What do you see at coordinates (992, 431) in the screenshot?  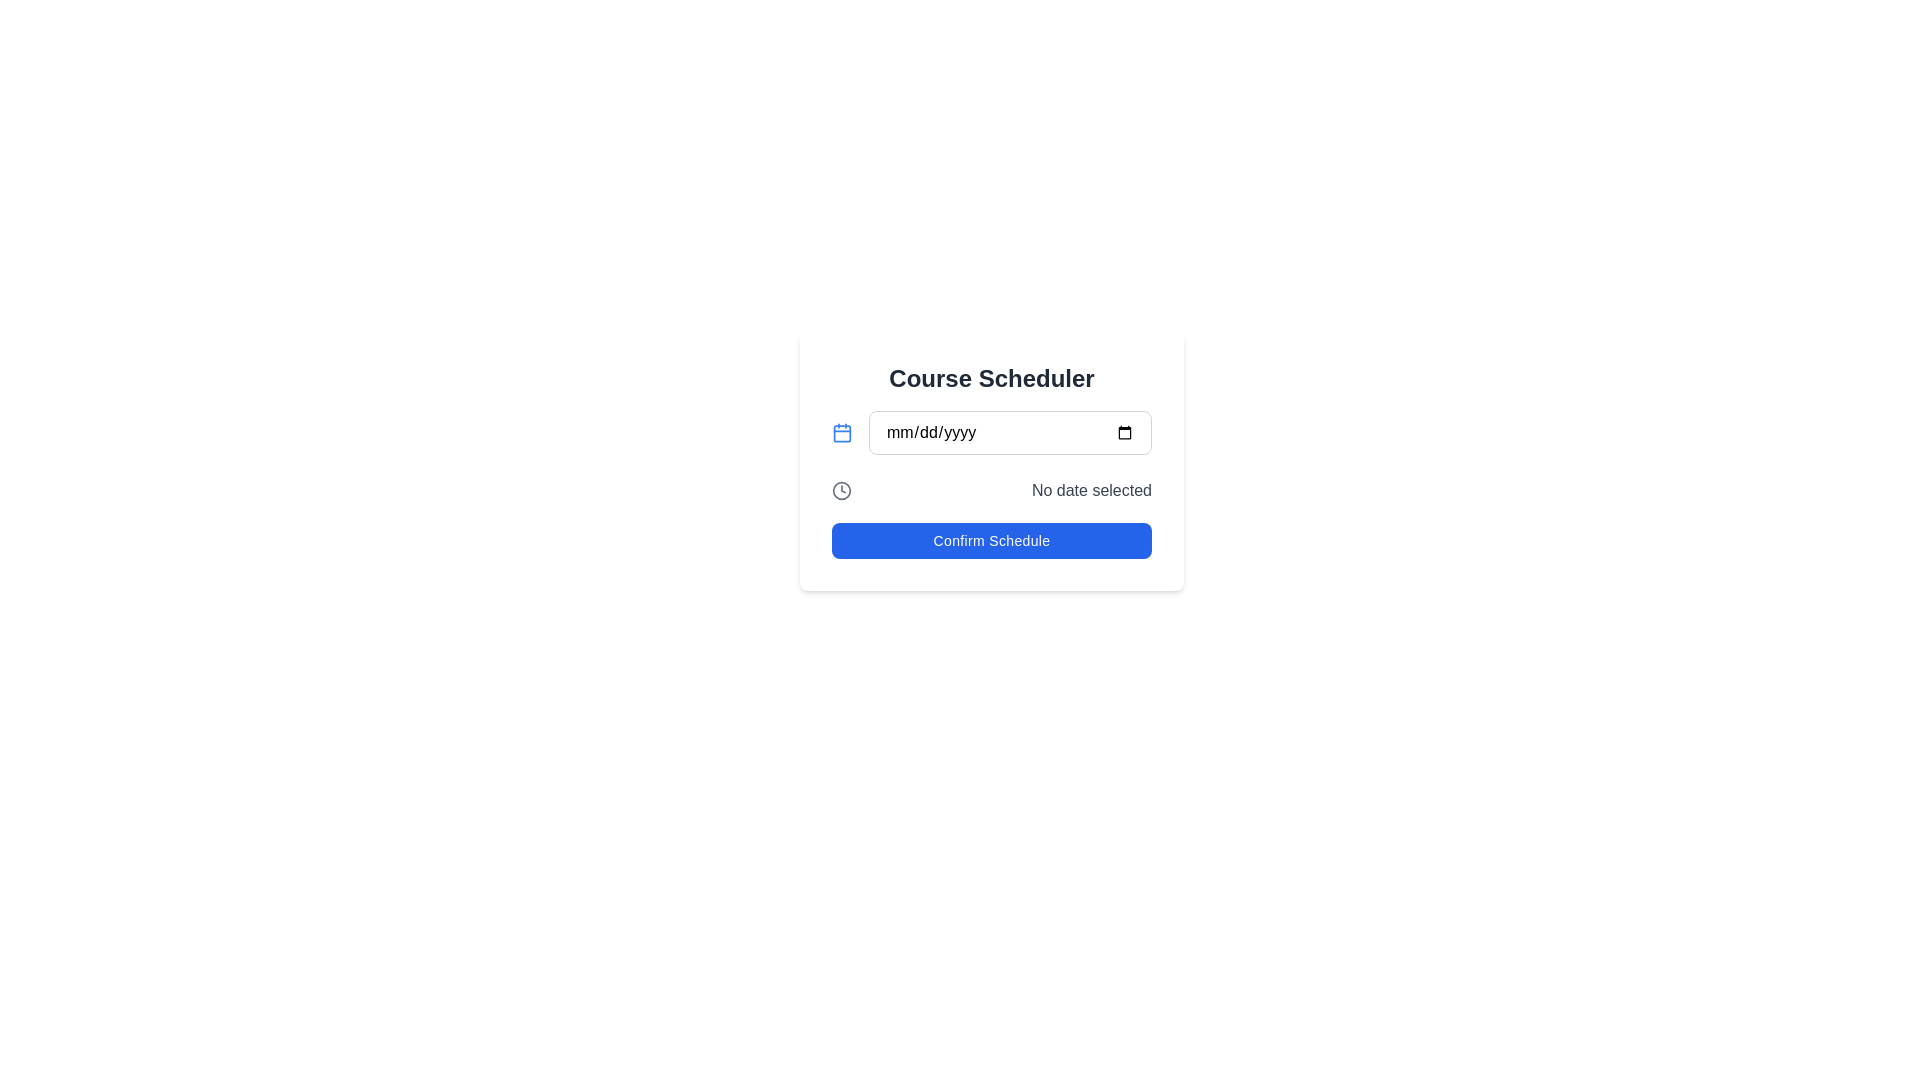 I see `inside the date input field located under the 'Course Scheduler' title to type a date` at bounding box center [992, 431].